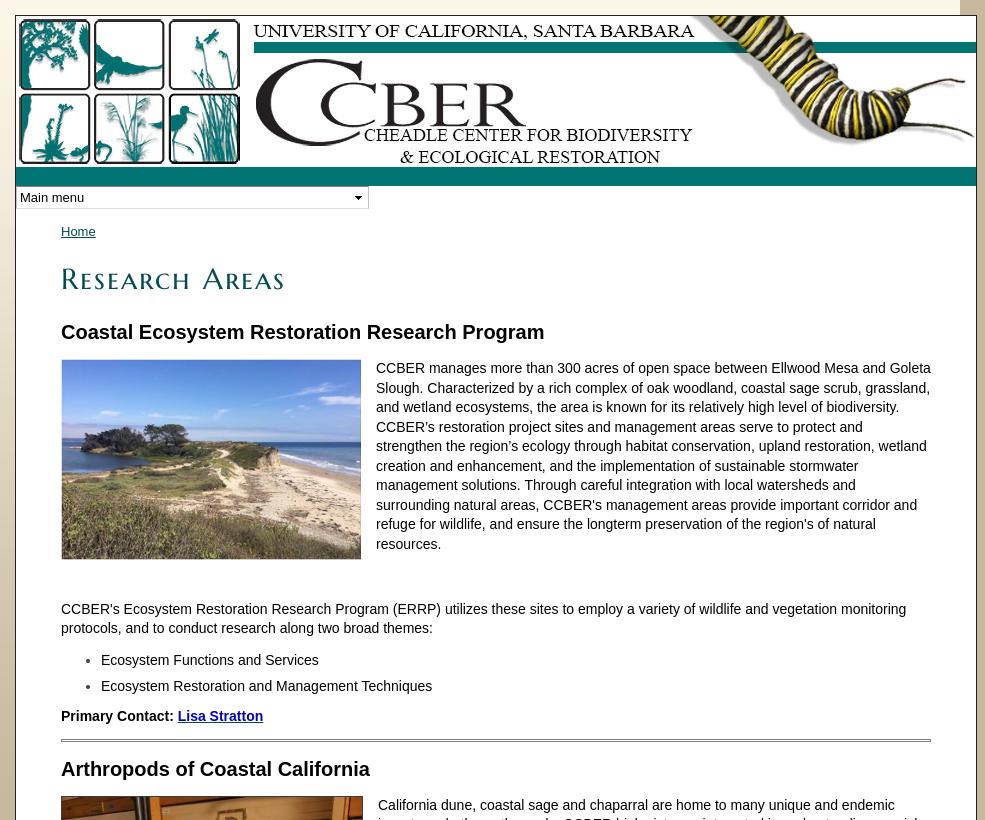 The height and width of the screenshot is (820, 985). What do you see at coordinates (59, 767) in the screenshot?
I see `'Arthropods of Coastal California'` at bounding box center [59, 767].